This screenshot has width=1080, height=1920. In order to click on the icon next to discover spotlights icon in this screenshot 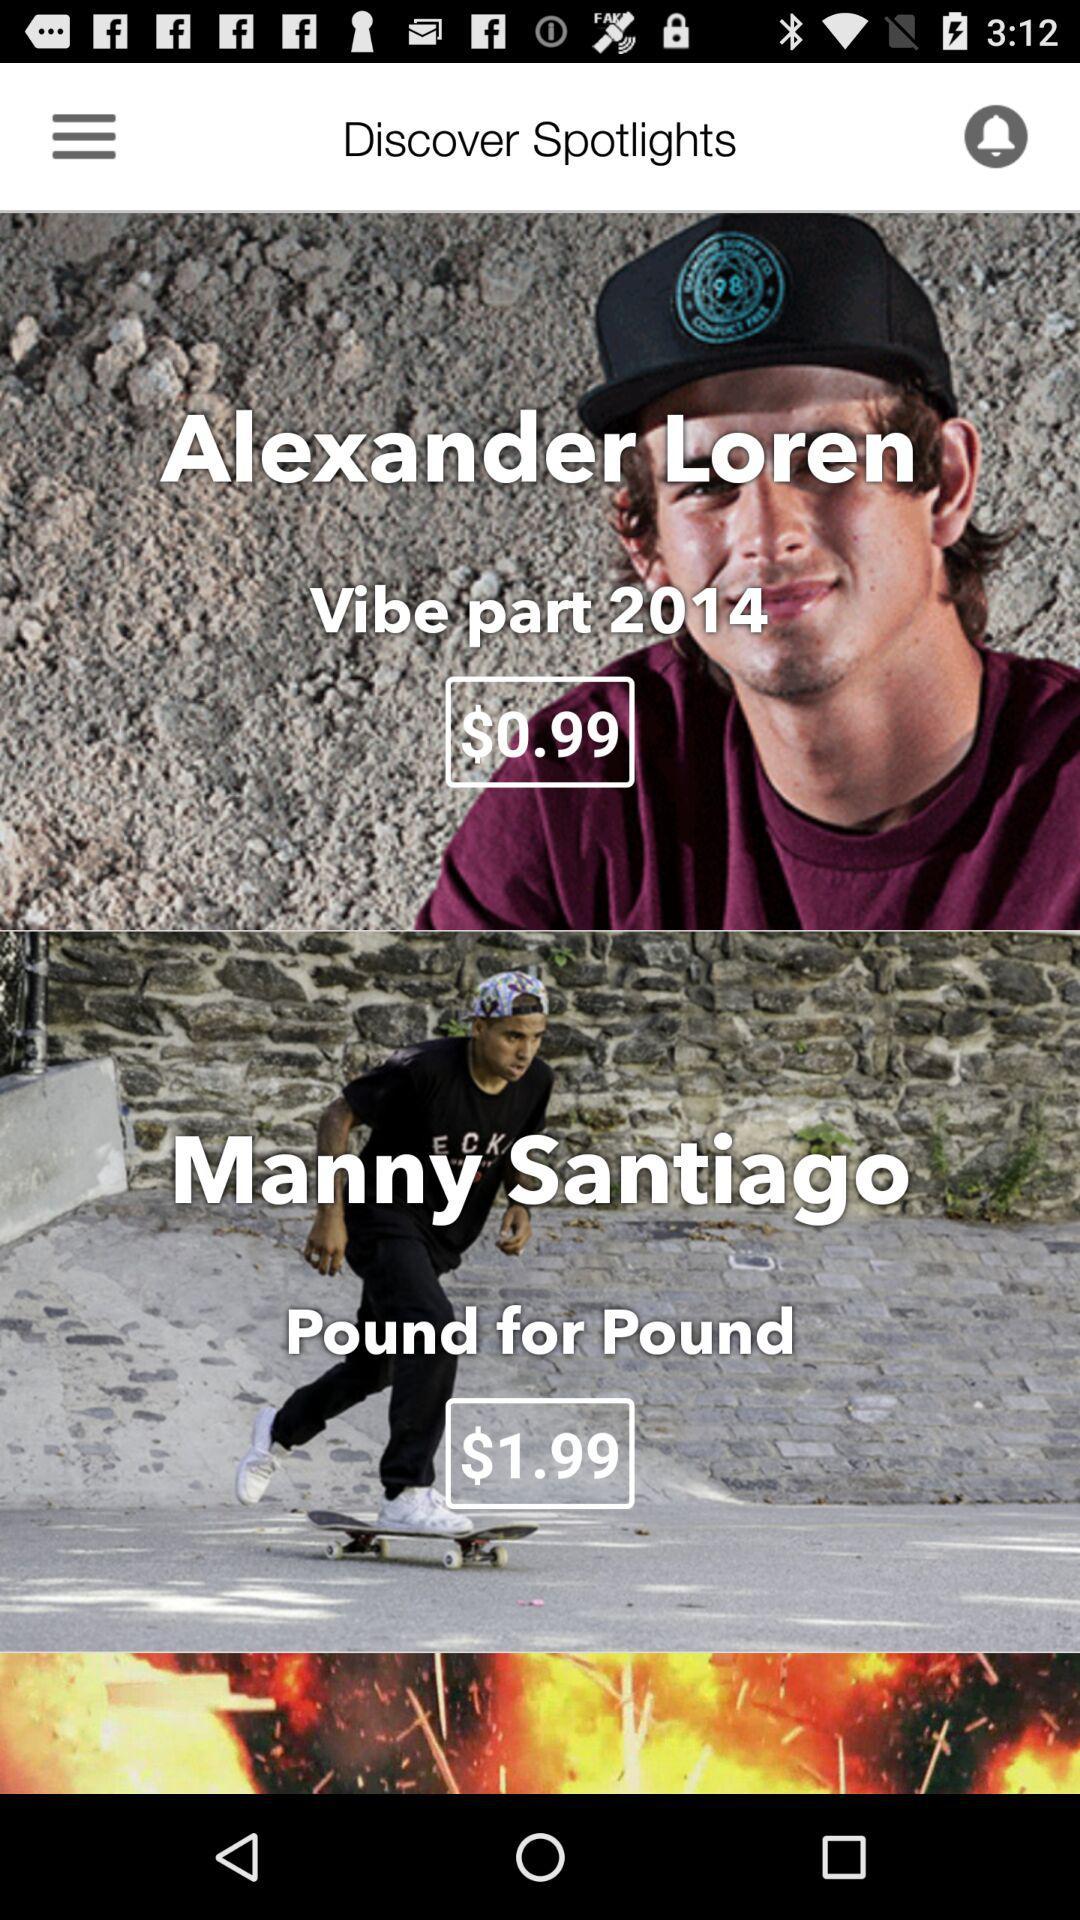, I will do `click(83, 135)`.